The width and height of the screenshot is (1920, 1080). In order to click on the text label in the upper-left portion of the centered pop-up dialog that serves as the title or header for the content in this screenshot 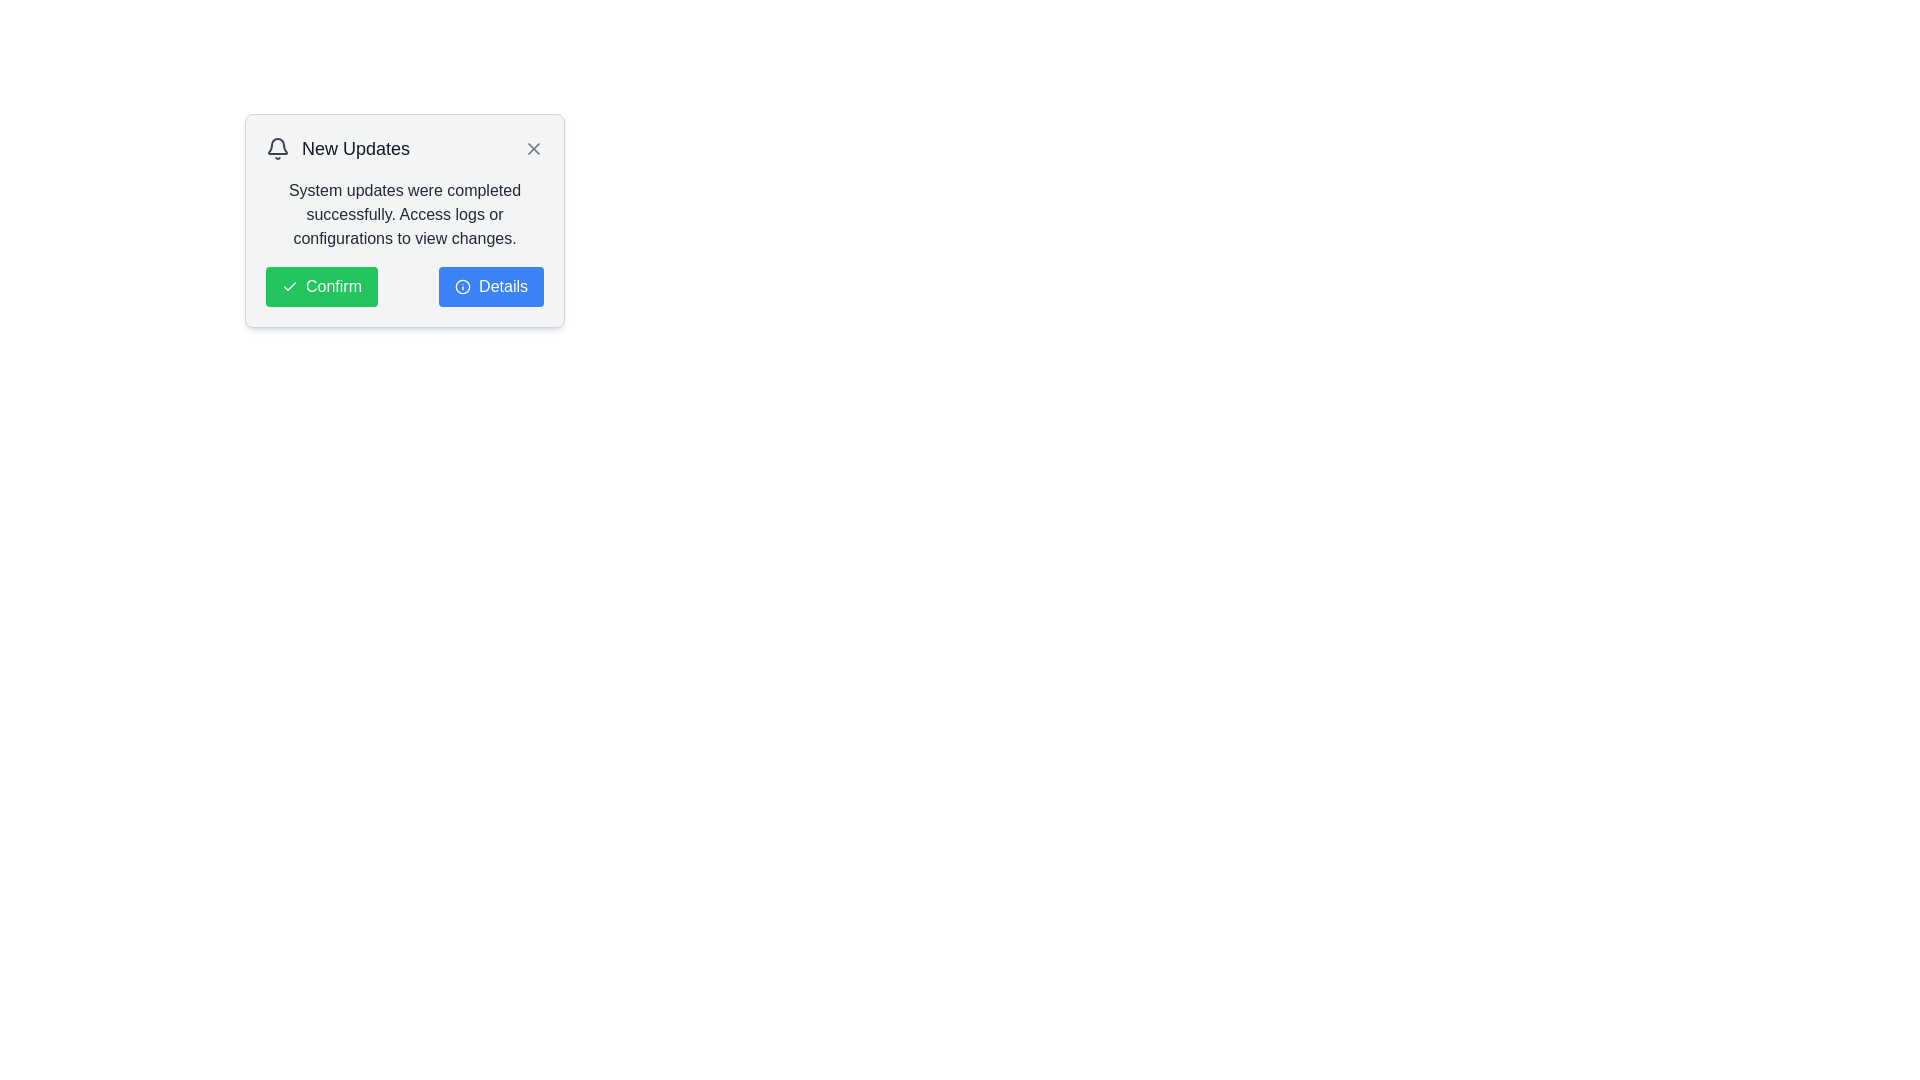, I will do `click(338, 148)`.